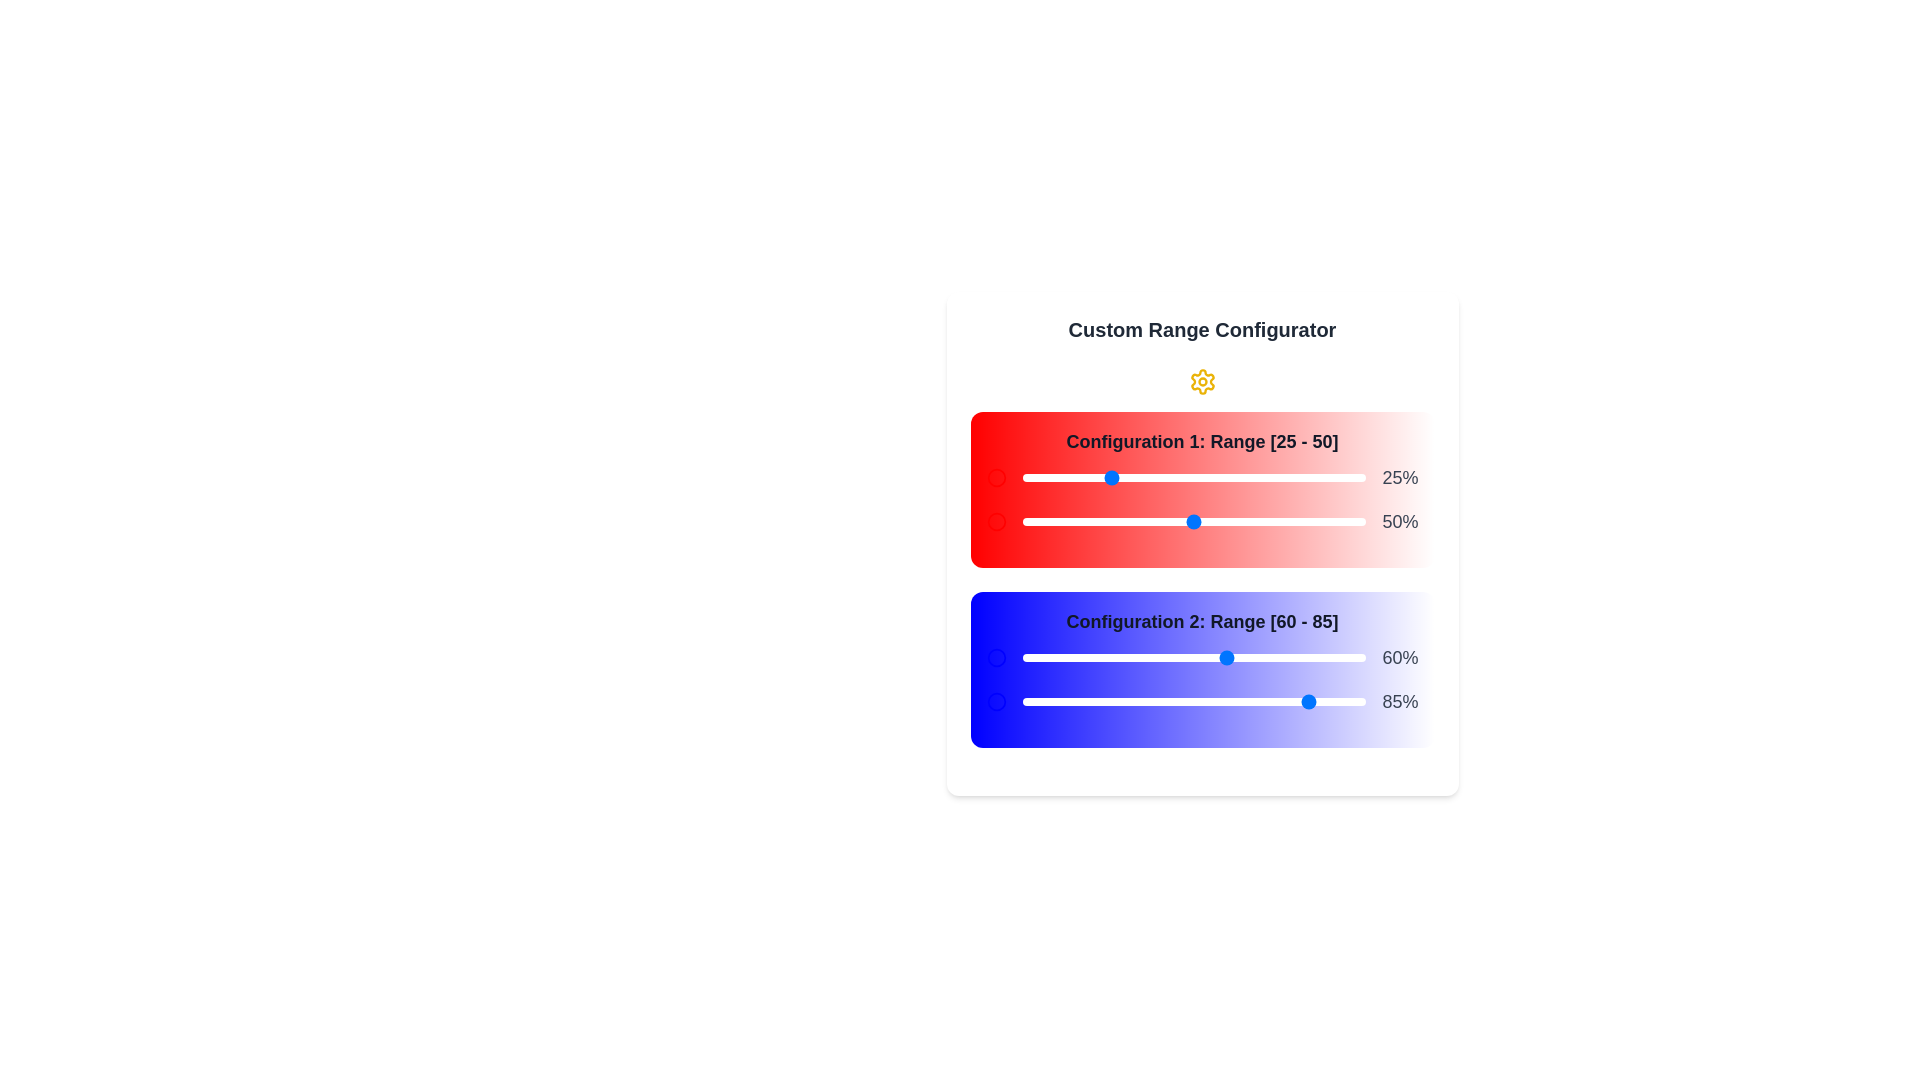 This screenshot has width=1920, height=1080. Describe the element at coordinates (1029, 478) in the screenshot. I see `the slider for Configuration 1 to set the value to 2%` at that location.